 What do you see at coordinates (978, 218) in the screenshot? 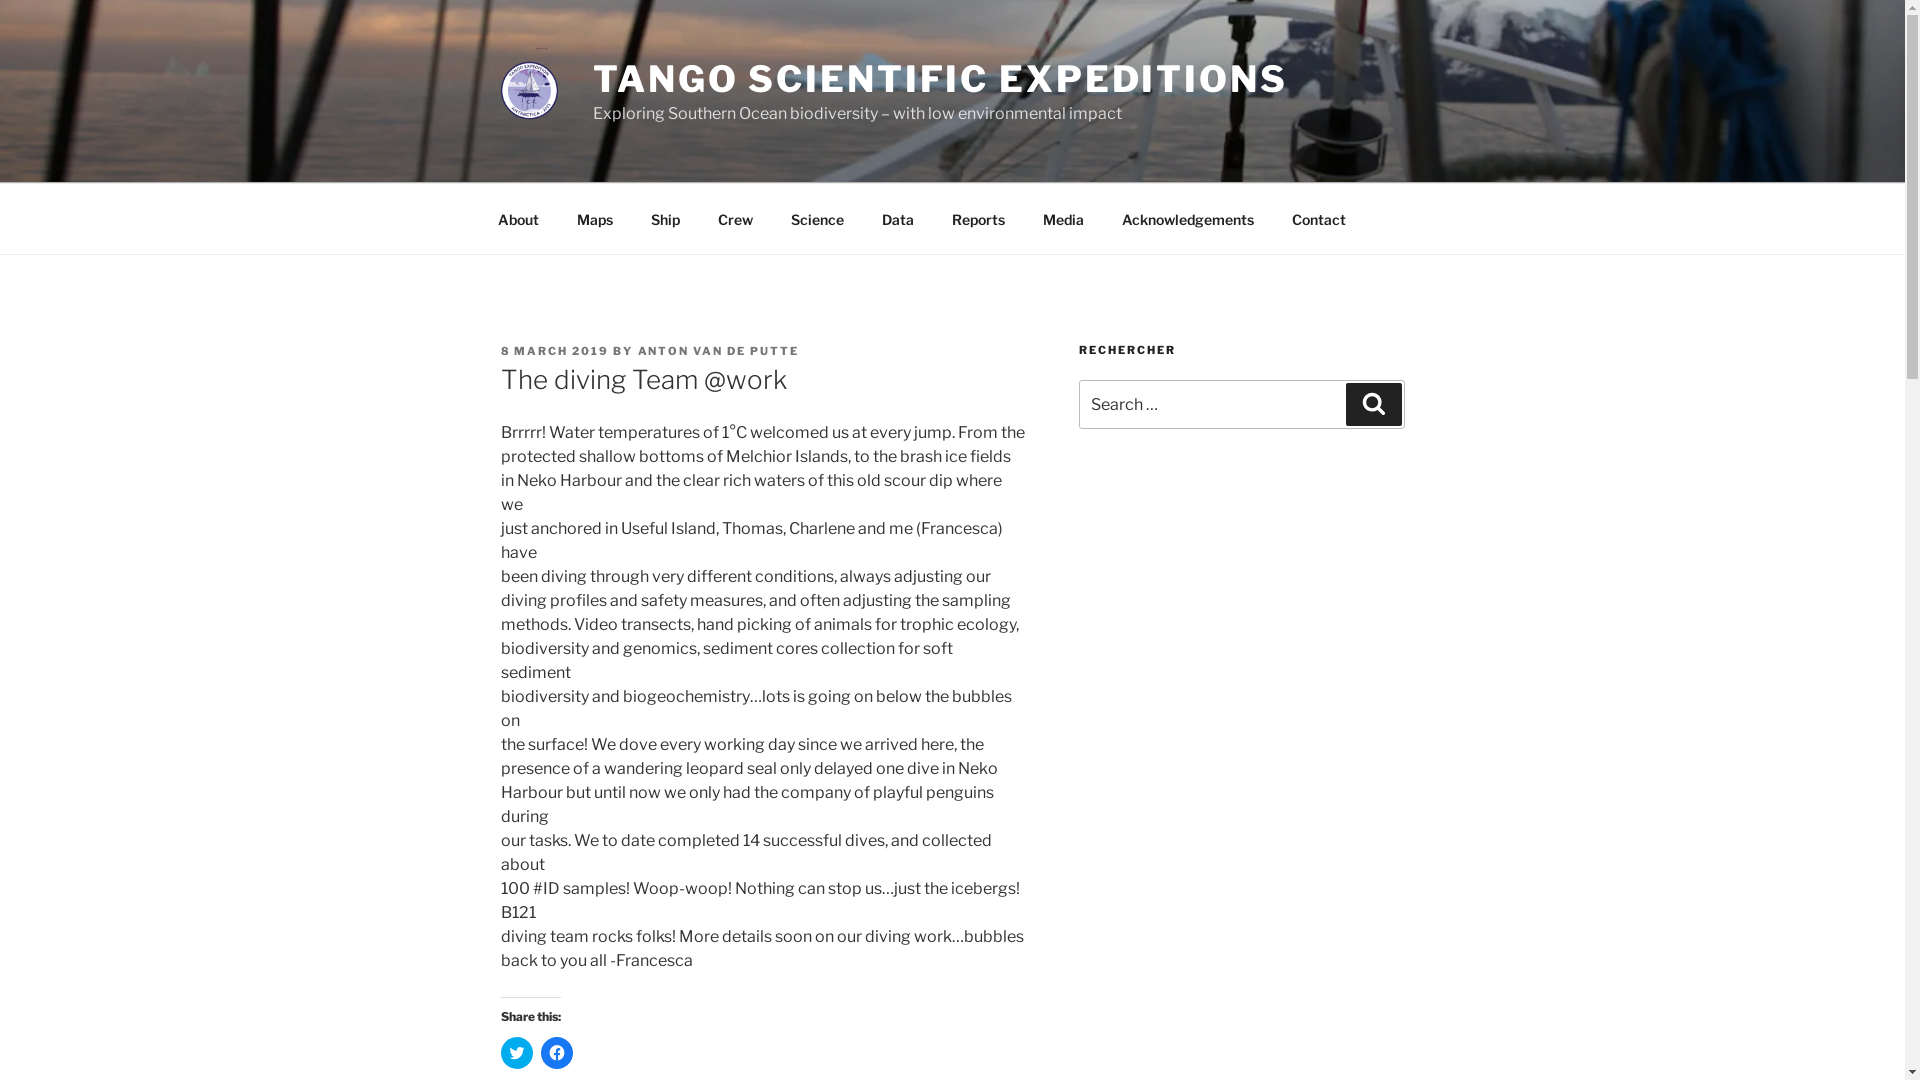
I see `'Reports'` at bounding box center [978, 218].